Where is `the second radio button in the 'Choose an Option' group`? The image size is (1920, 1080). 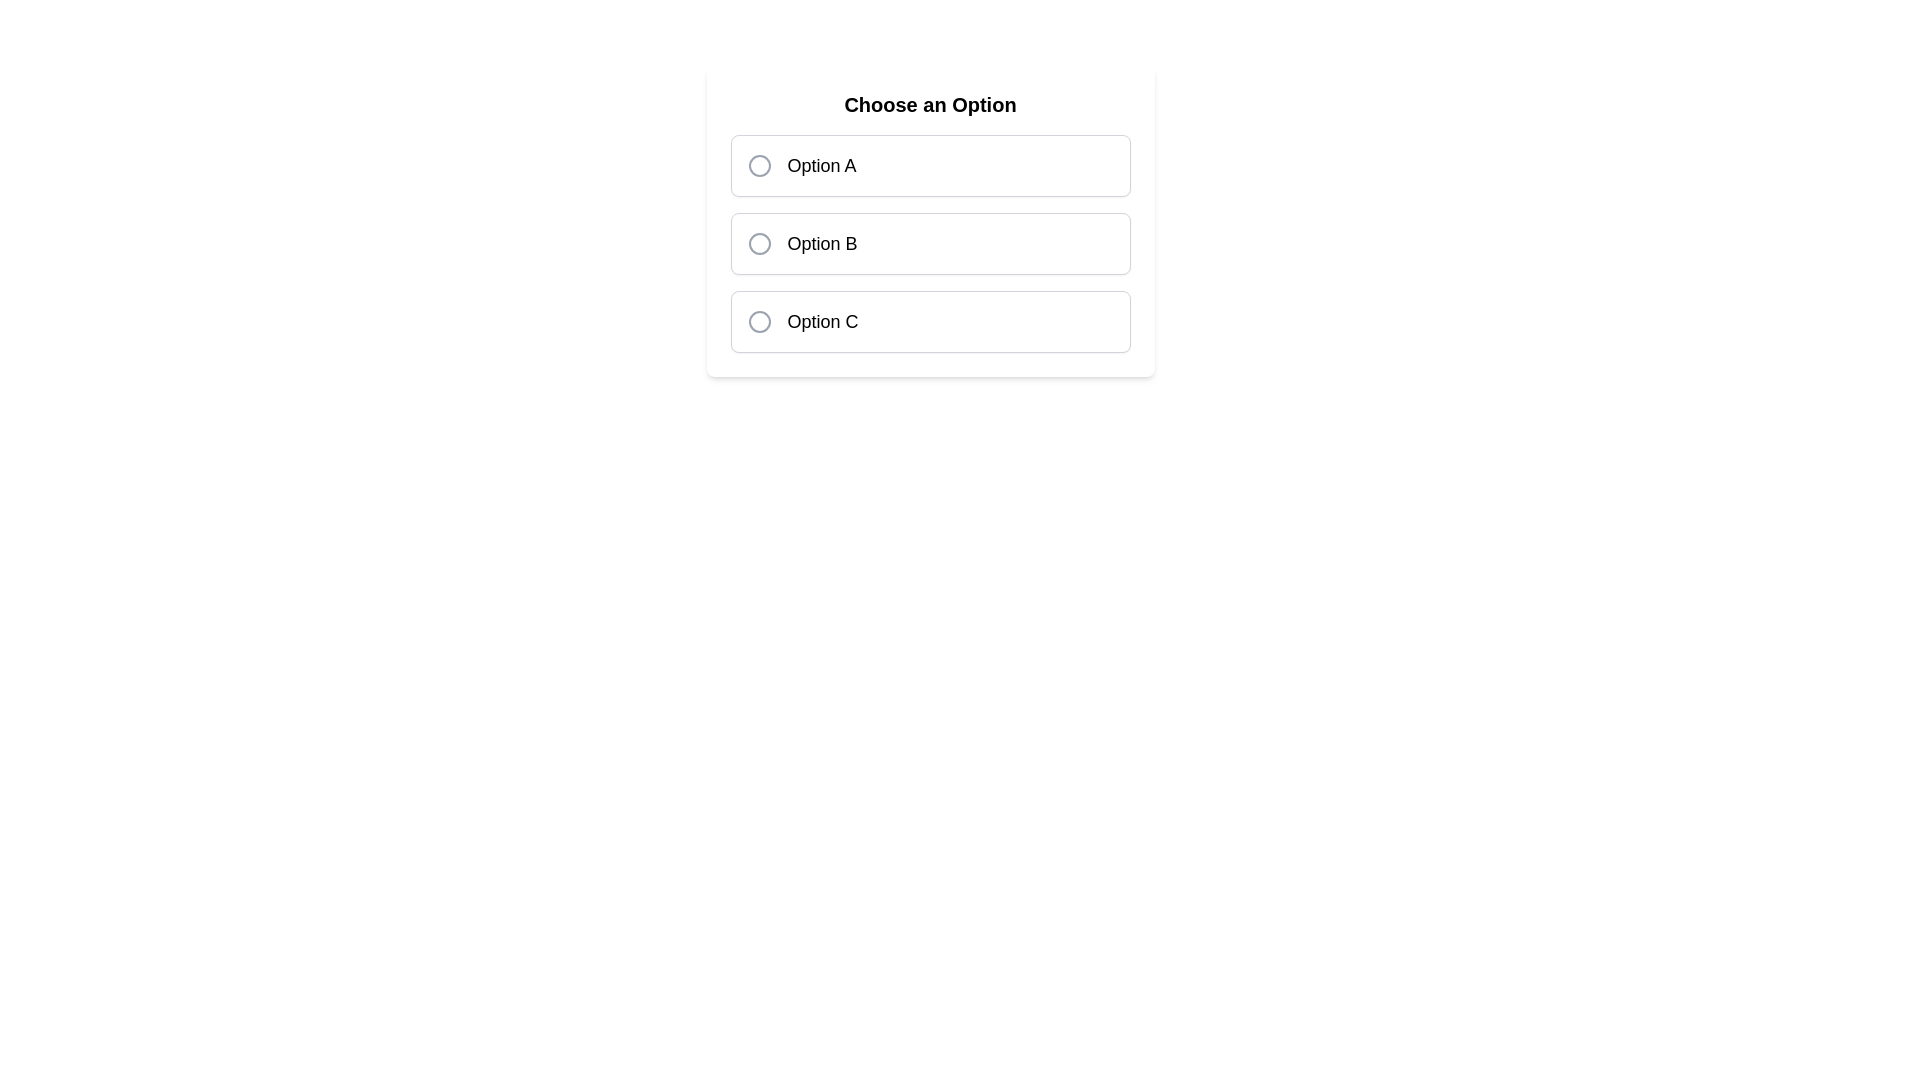
the second radio button in the 'Choose an Option' group is located at coordinates (929, 222).